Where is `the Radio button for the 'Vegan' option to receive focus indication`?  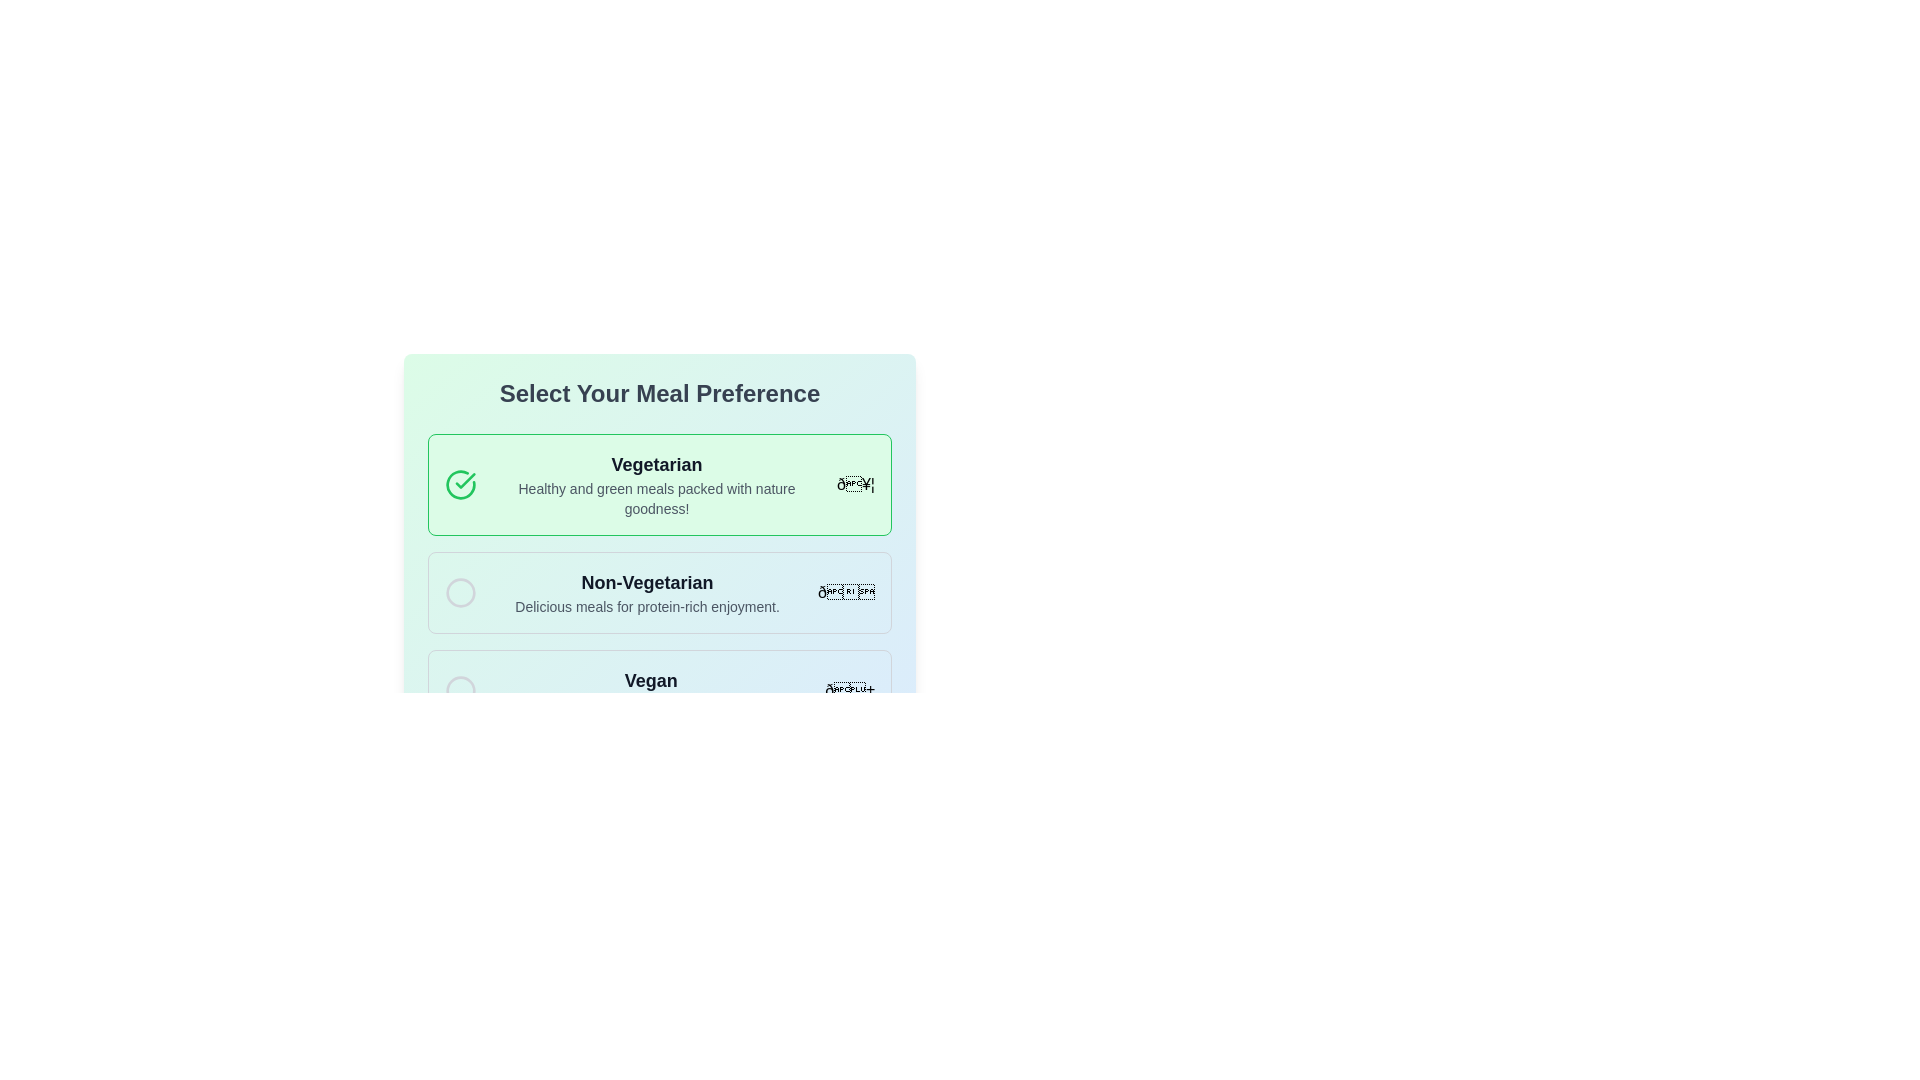
the Radio button for the 'Vegan' option to receive focus indication is located at coordinates (459, 689).